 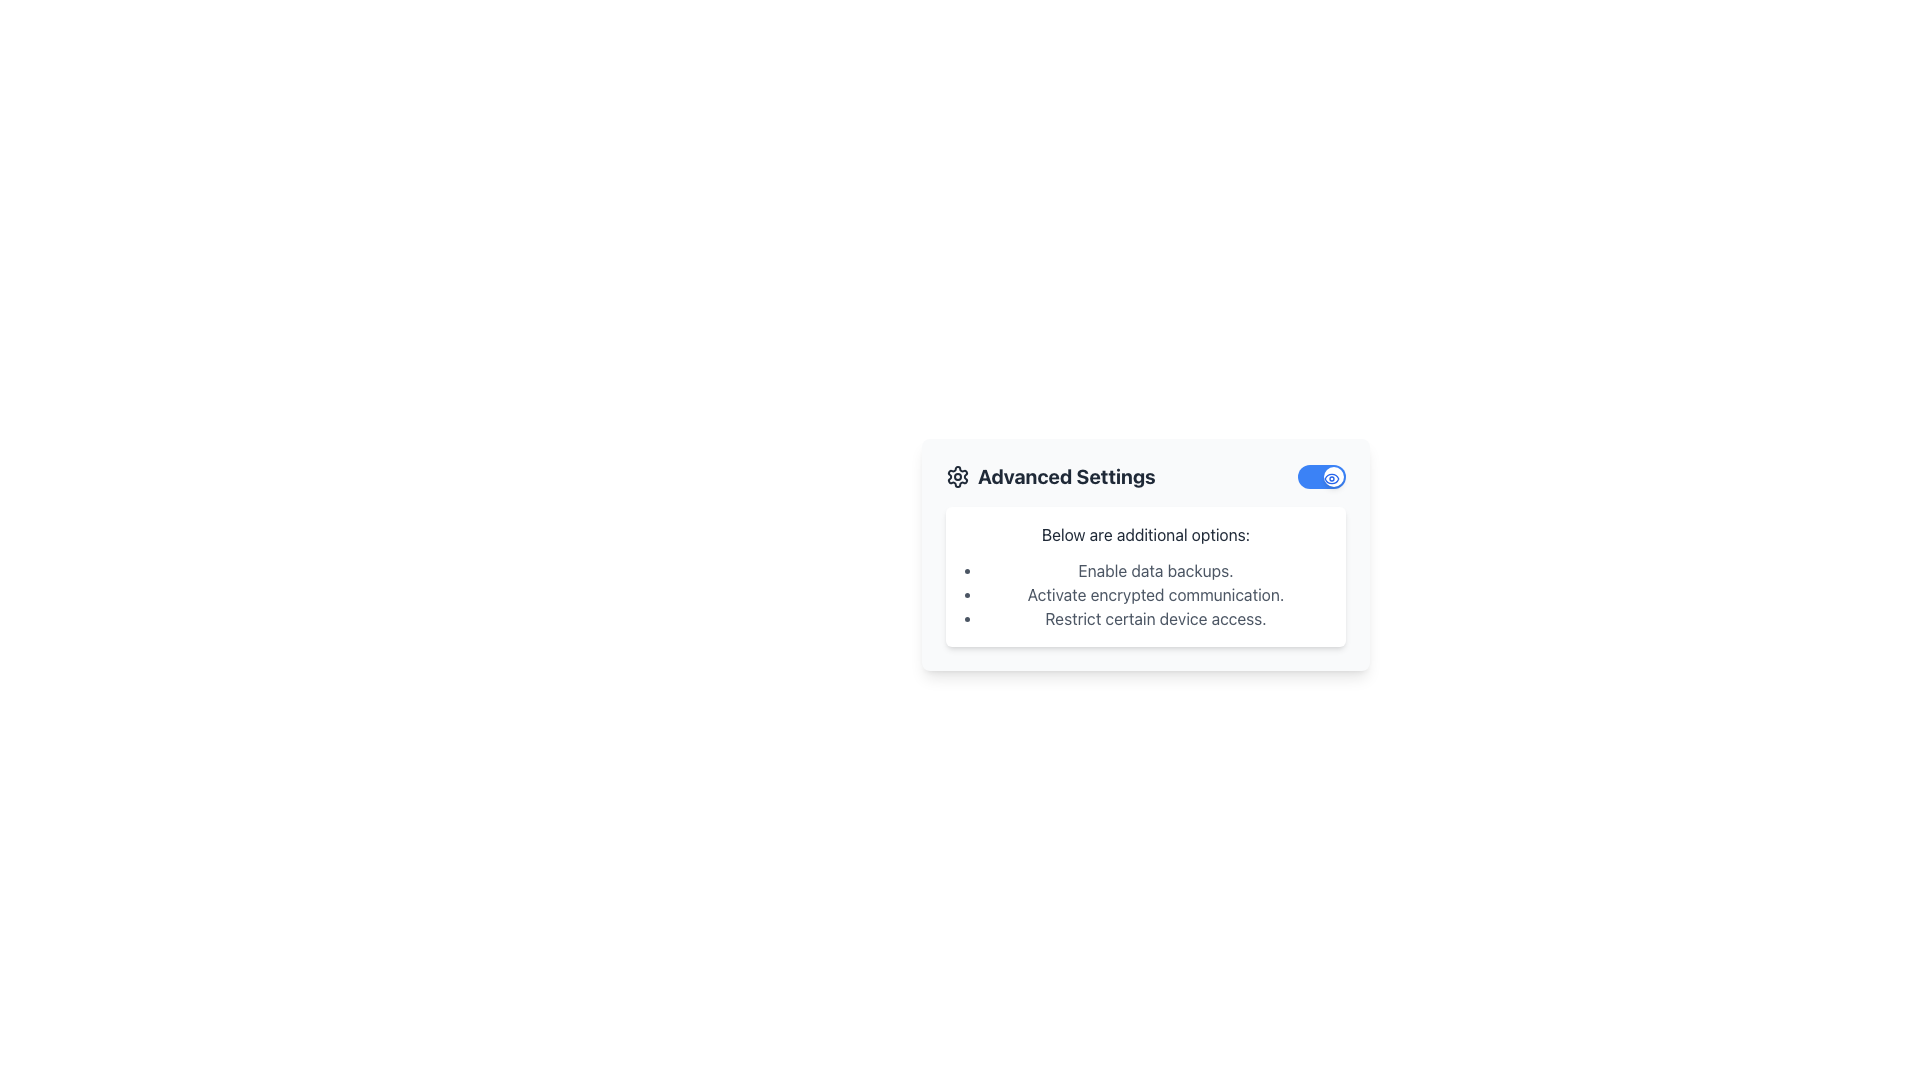 What do you see at coordinates (957, 477) in the screenshot?
I see `the cogwheel icon represented in SVG format, which is located to the left of the 'Advanced Settings' label in the UI` at bounding box center [957, 477].